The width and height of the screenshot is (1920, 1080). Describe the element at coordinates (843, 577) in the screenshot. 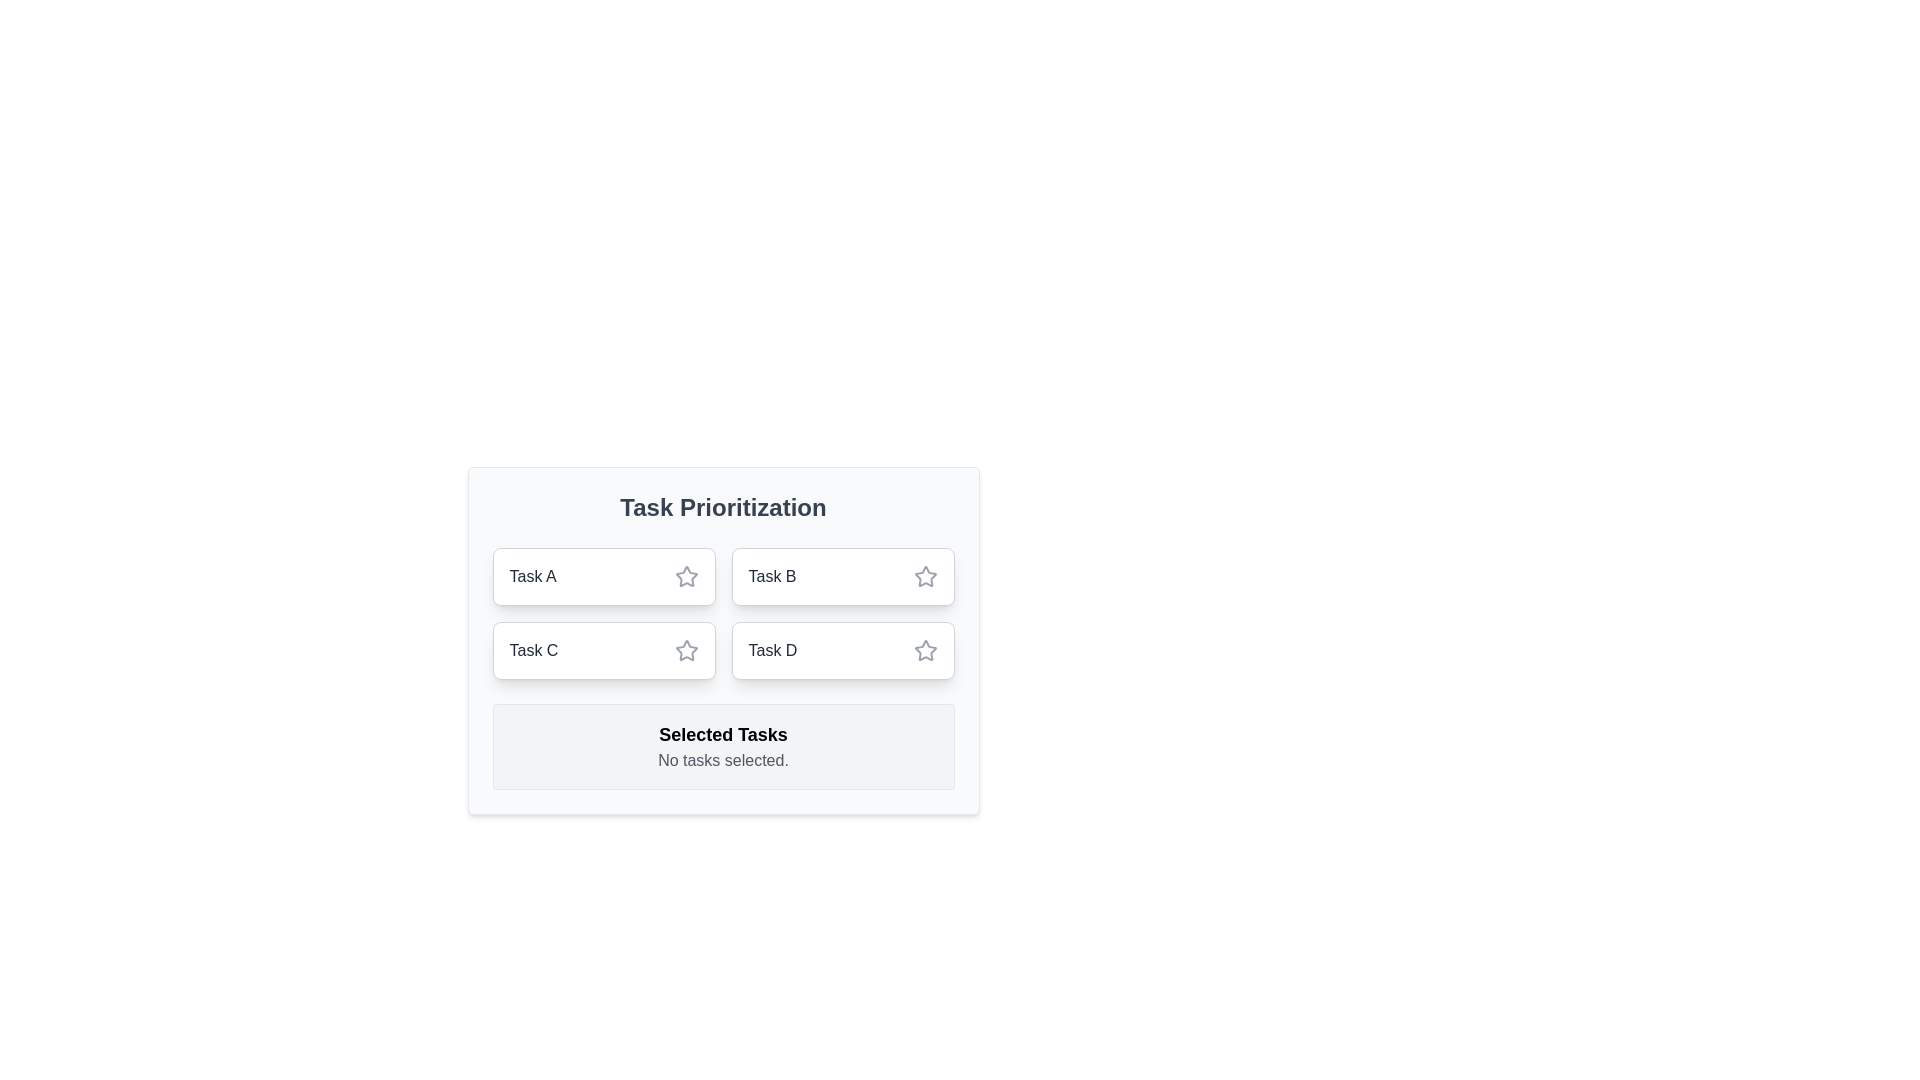

I see `the task Task B by clicking on its chip` at that location.